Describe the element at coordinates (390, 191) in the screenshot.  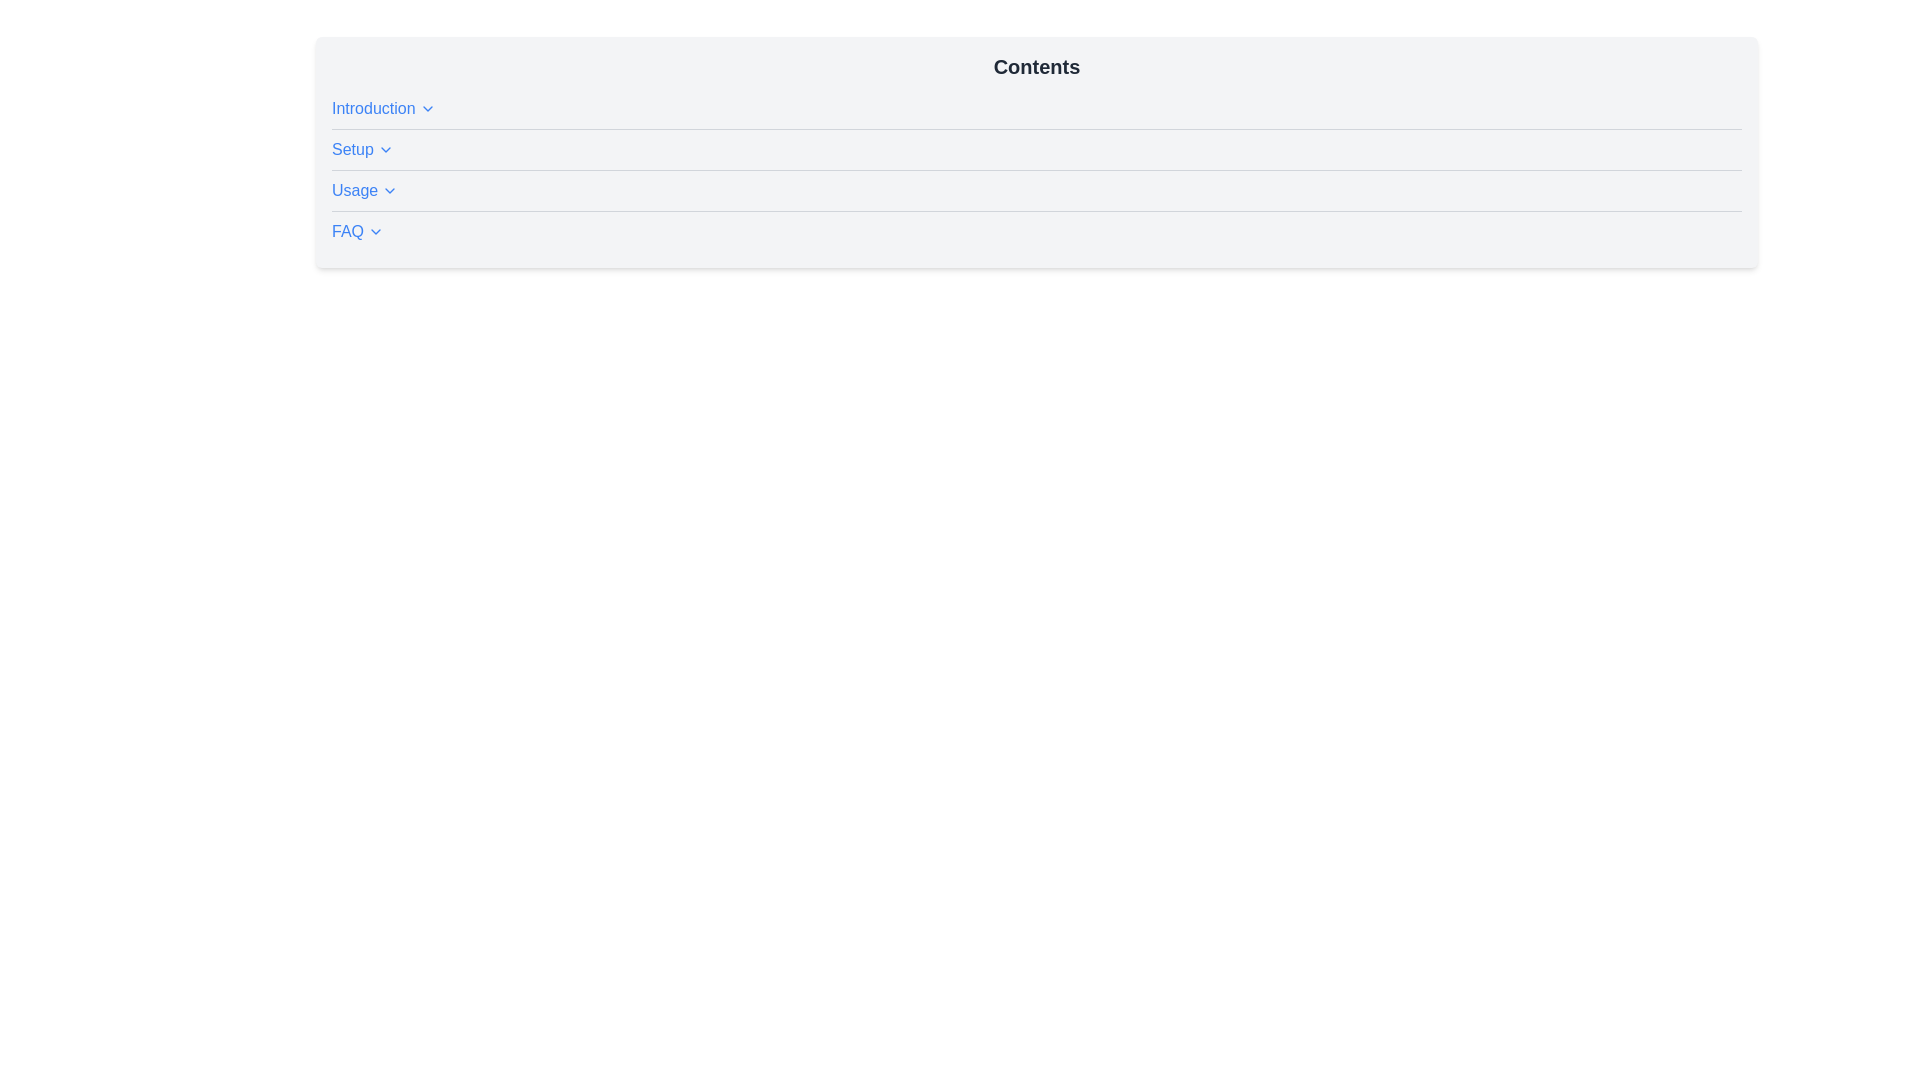
I see `the downwards pointing chevron icon` at that location.